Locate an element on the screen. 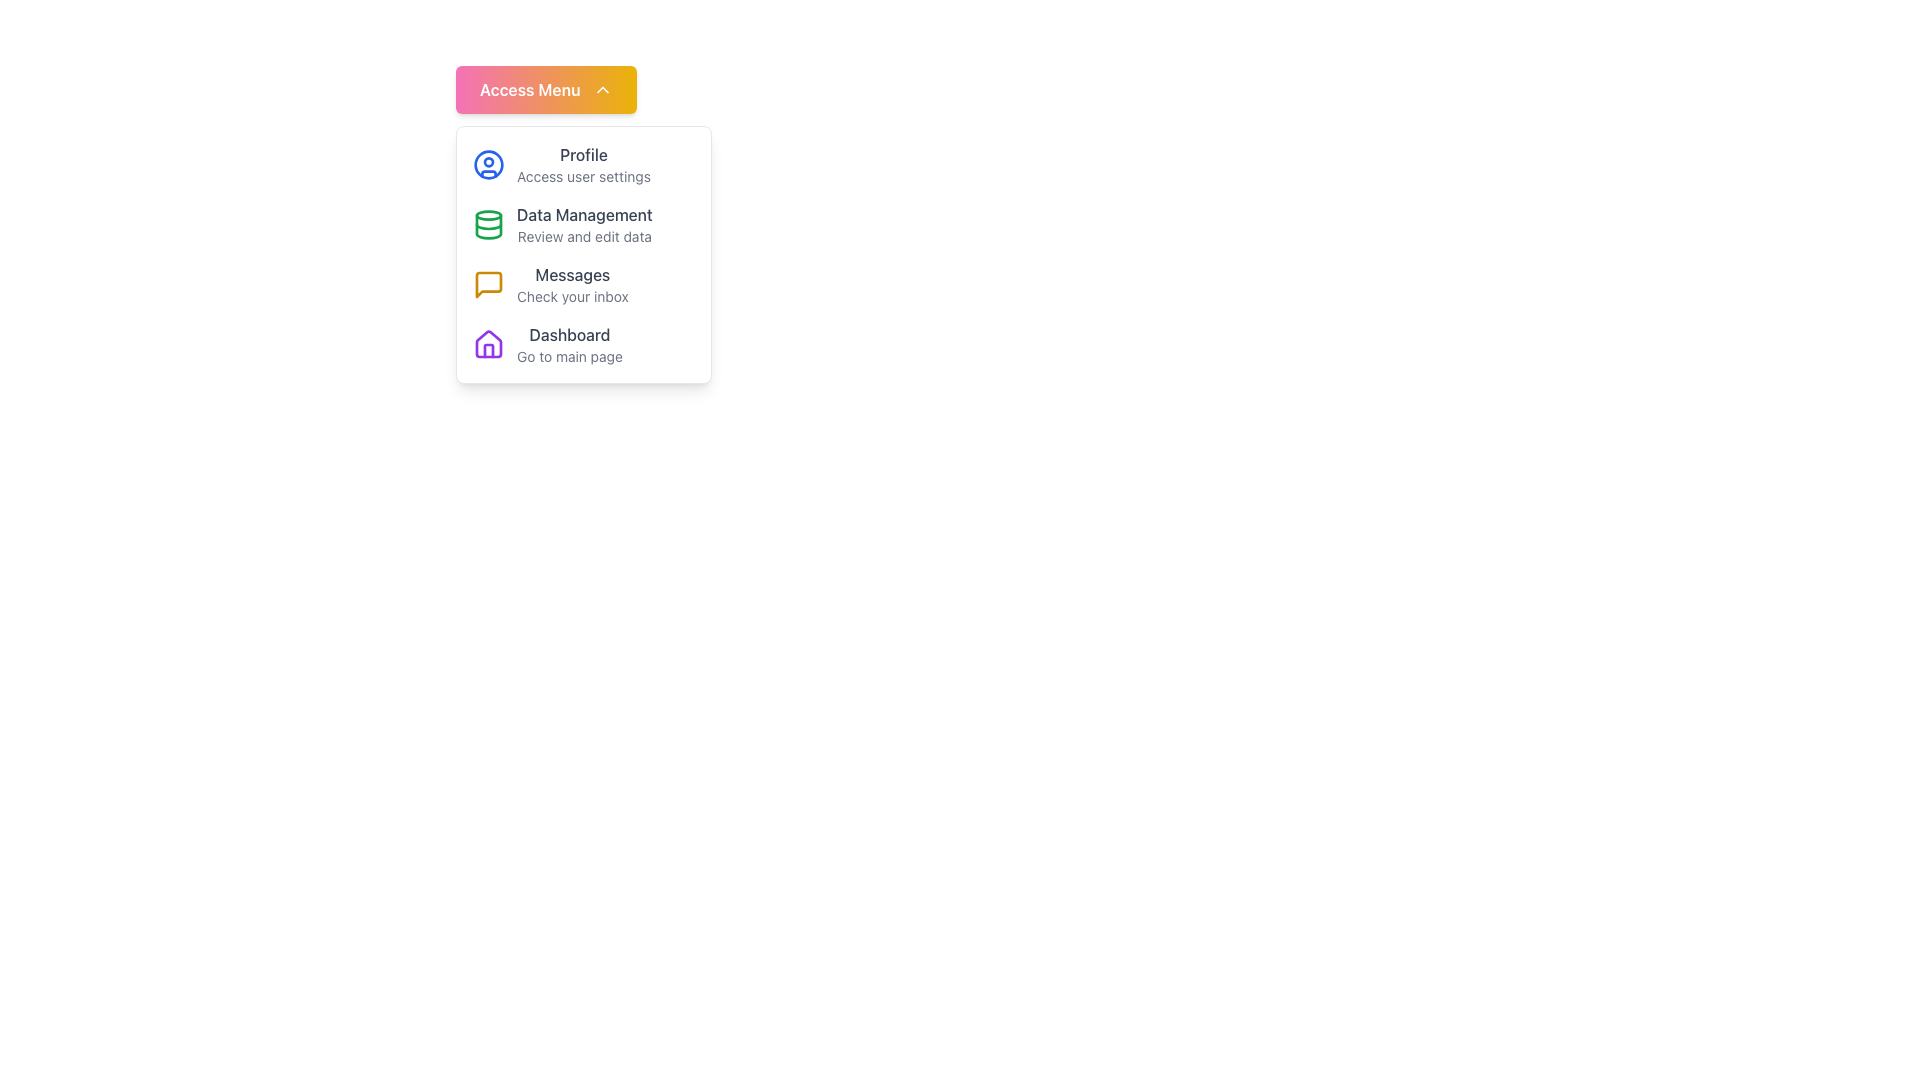  the 'Check your inbox' text element displayed in a small, gray font, located under the 'Messages' label within the dropdown menu is located at coordinates (571, 297).